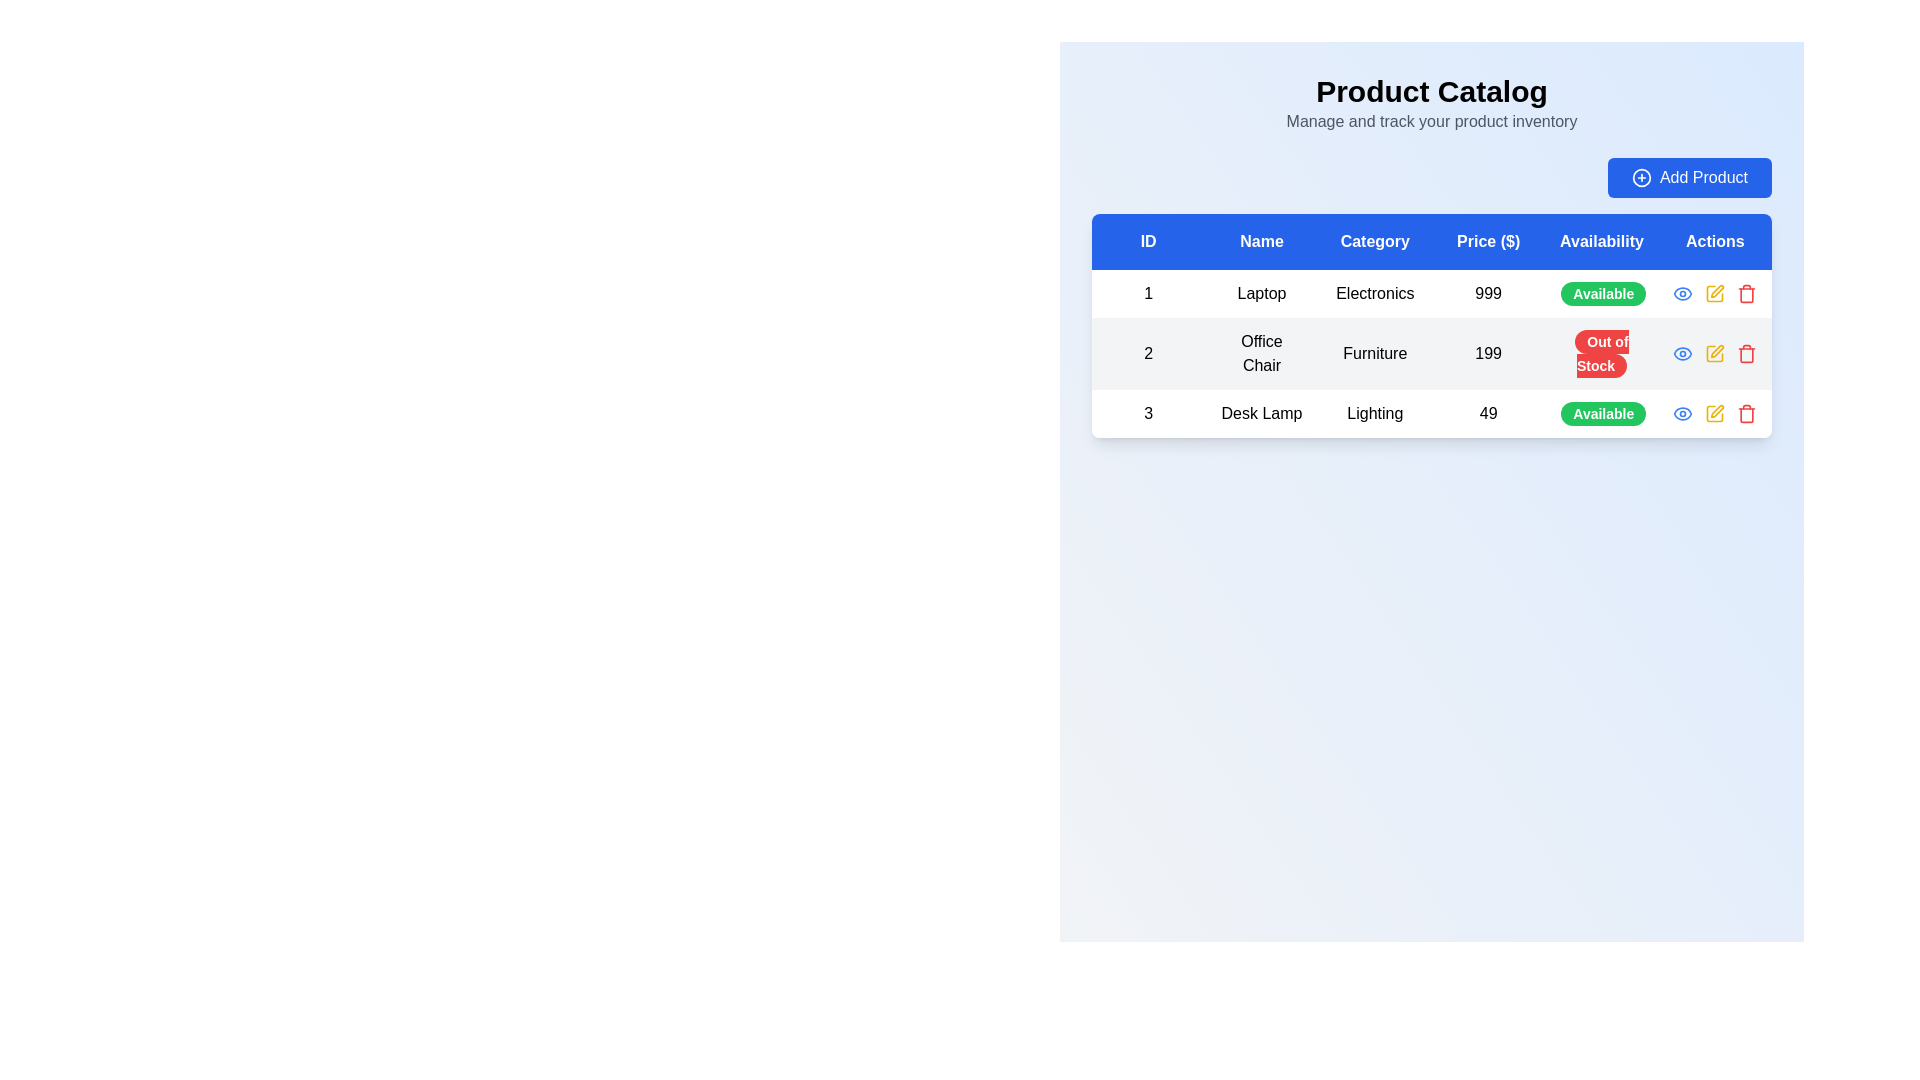  I want to click on displayed text '3' from the bold text label located in the leftmost column of the third row under the 'ID' column in the 'Product Catalog' table, so click(1148, 412).